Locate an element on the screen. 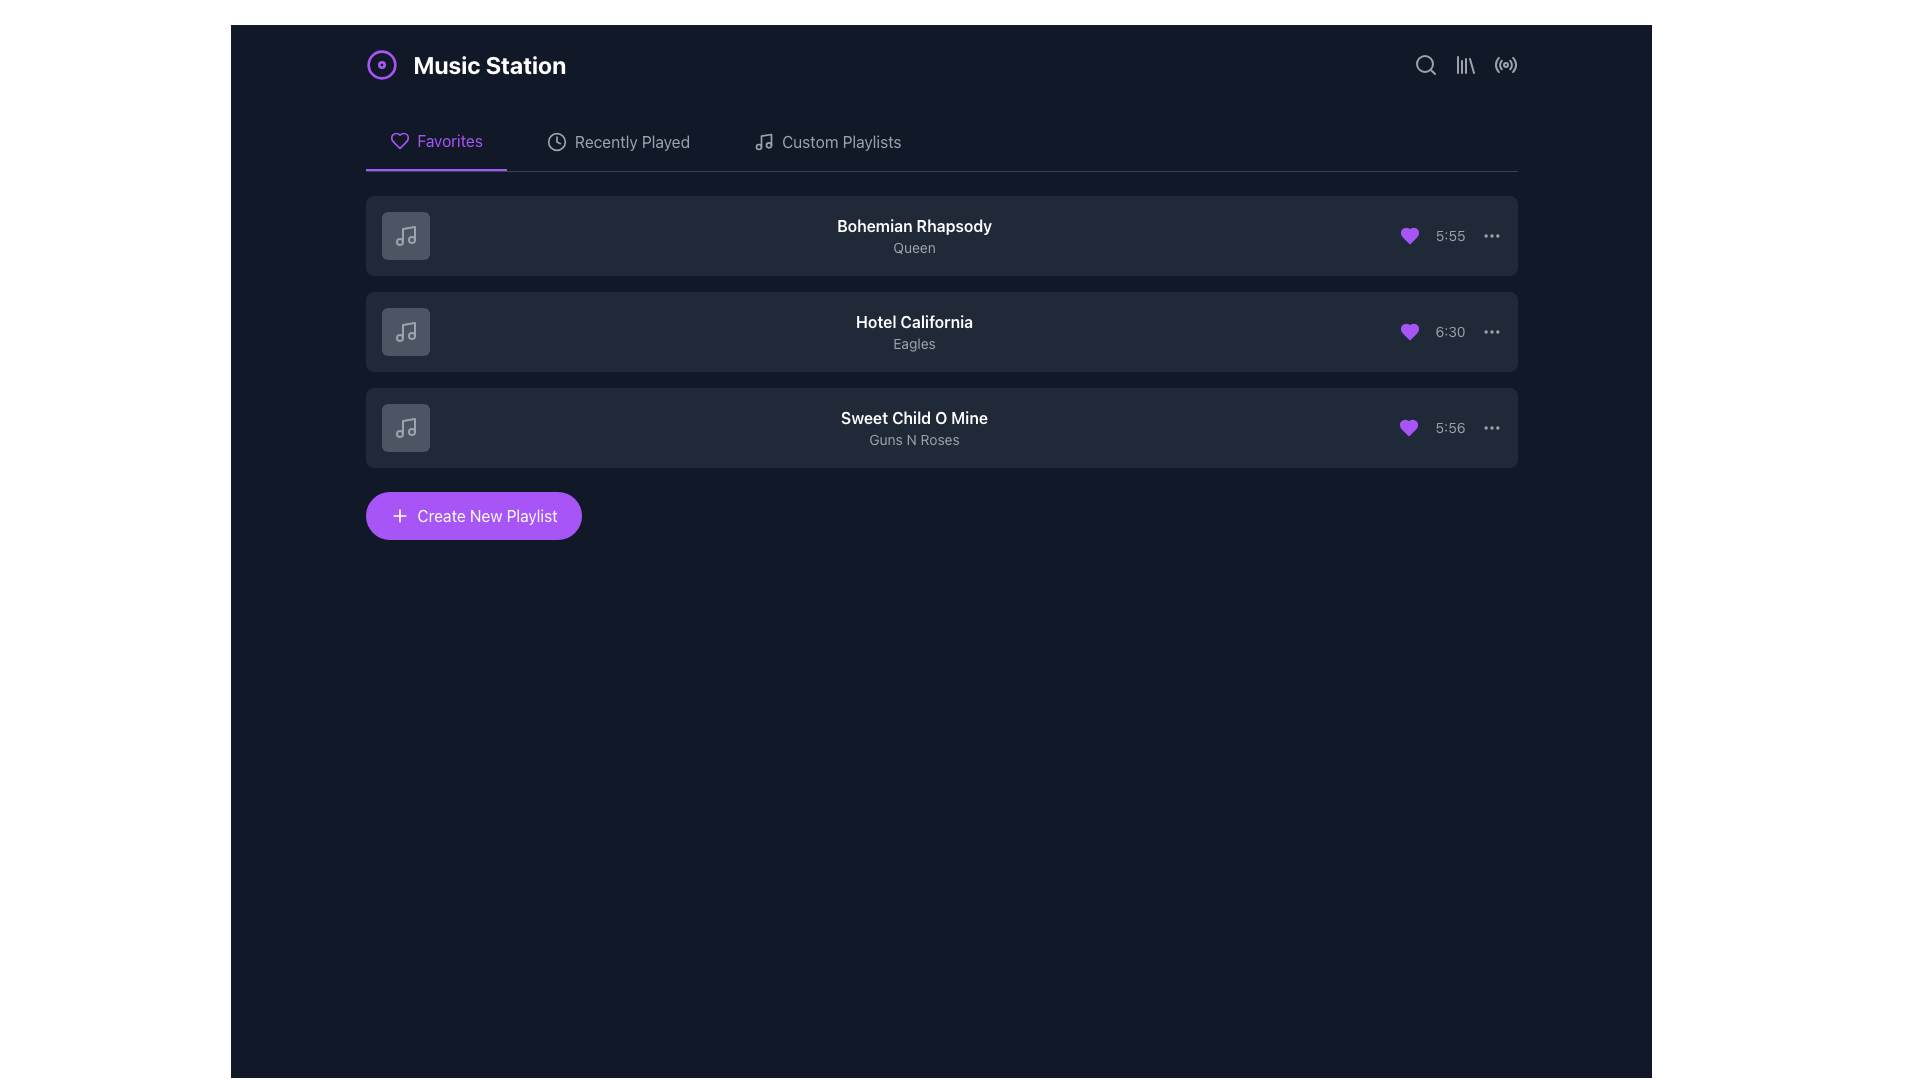 The height and width of the screenshot is (1080, 1920). the second navigational button in the horizontal navigation bar is located at coordinates (617, 141).